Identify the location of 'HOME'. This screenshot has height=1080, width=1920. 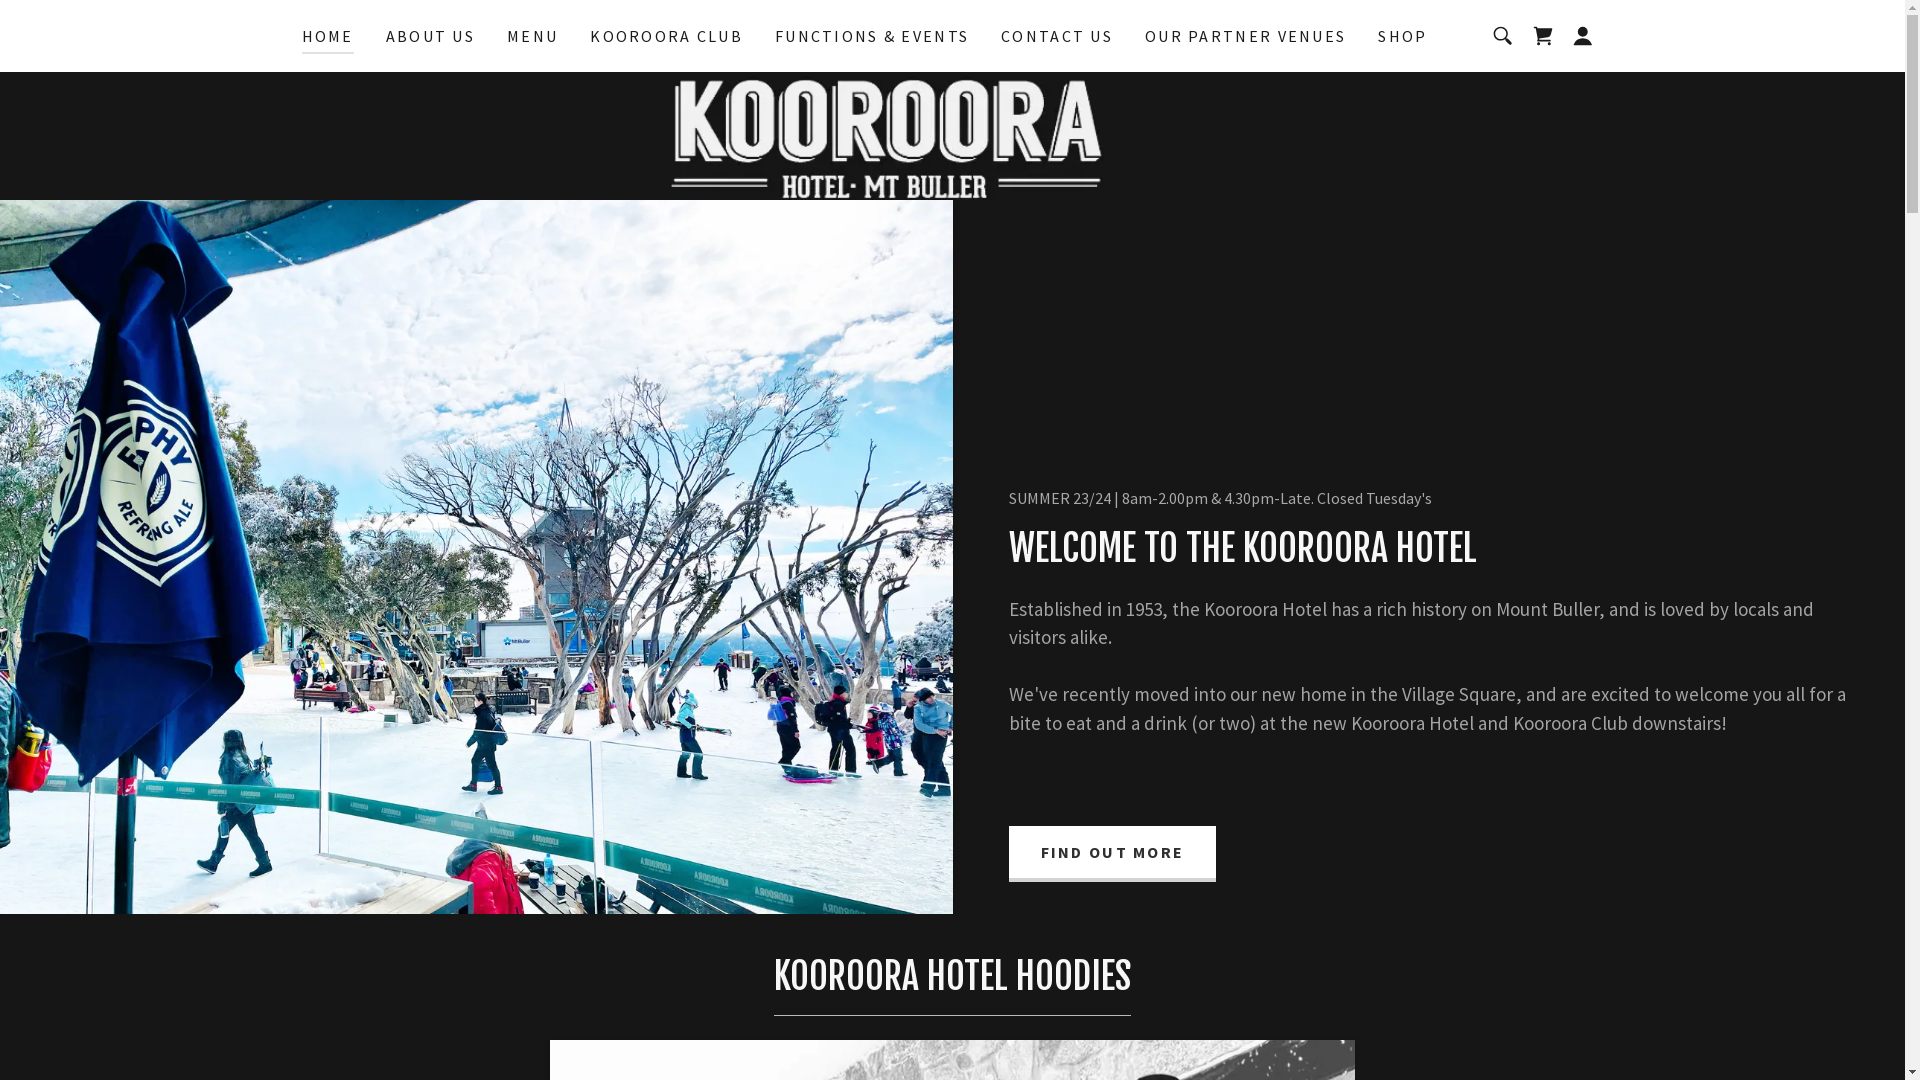
(301, 38).